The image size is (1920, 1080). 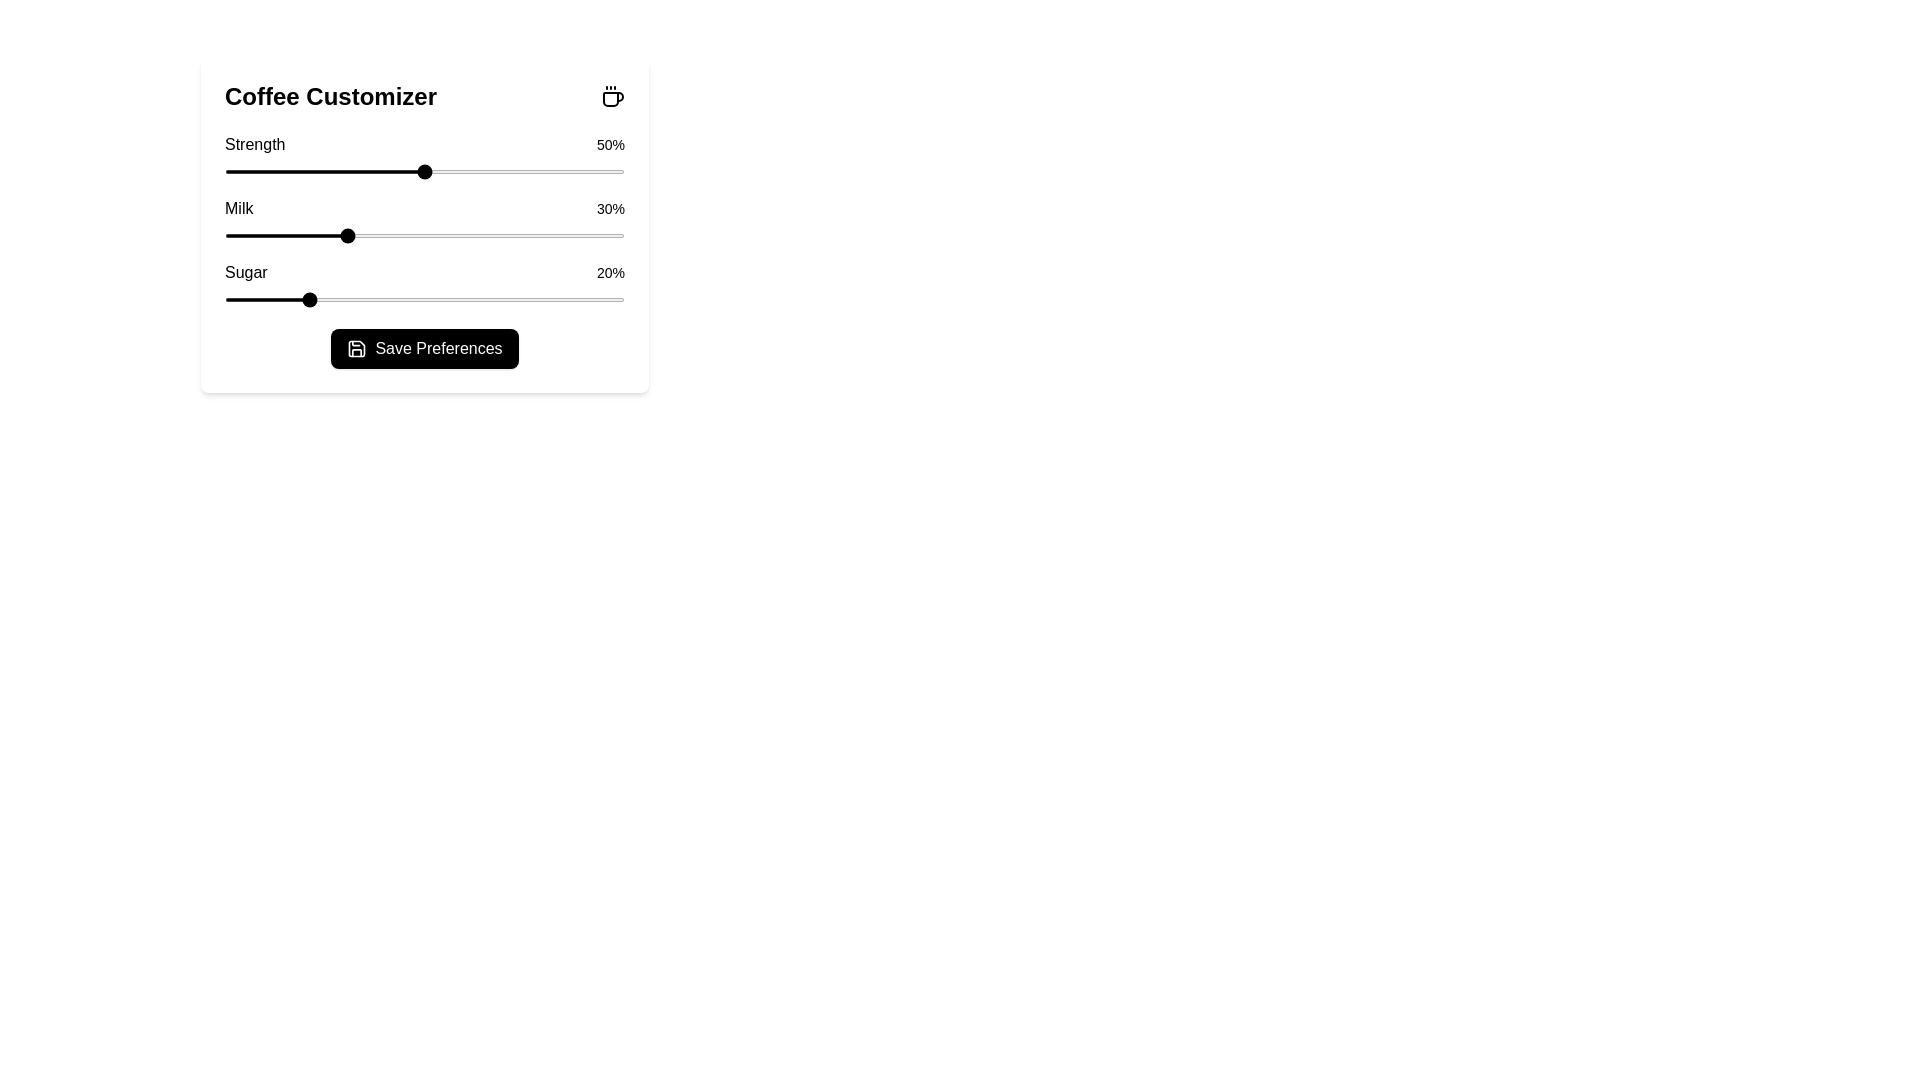 I want to click on sugar level, so click(x=455, y=300).